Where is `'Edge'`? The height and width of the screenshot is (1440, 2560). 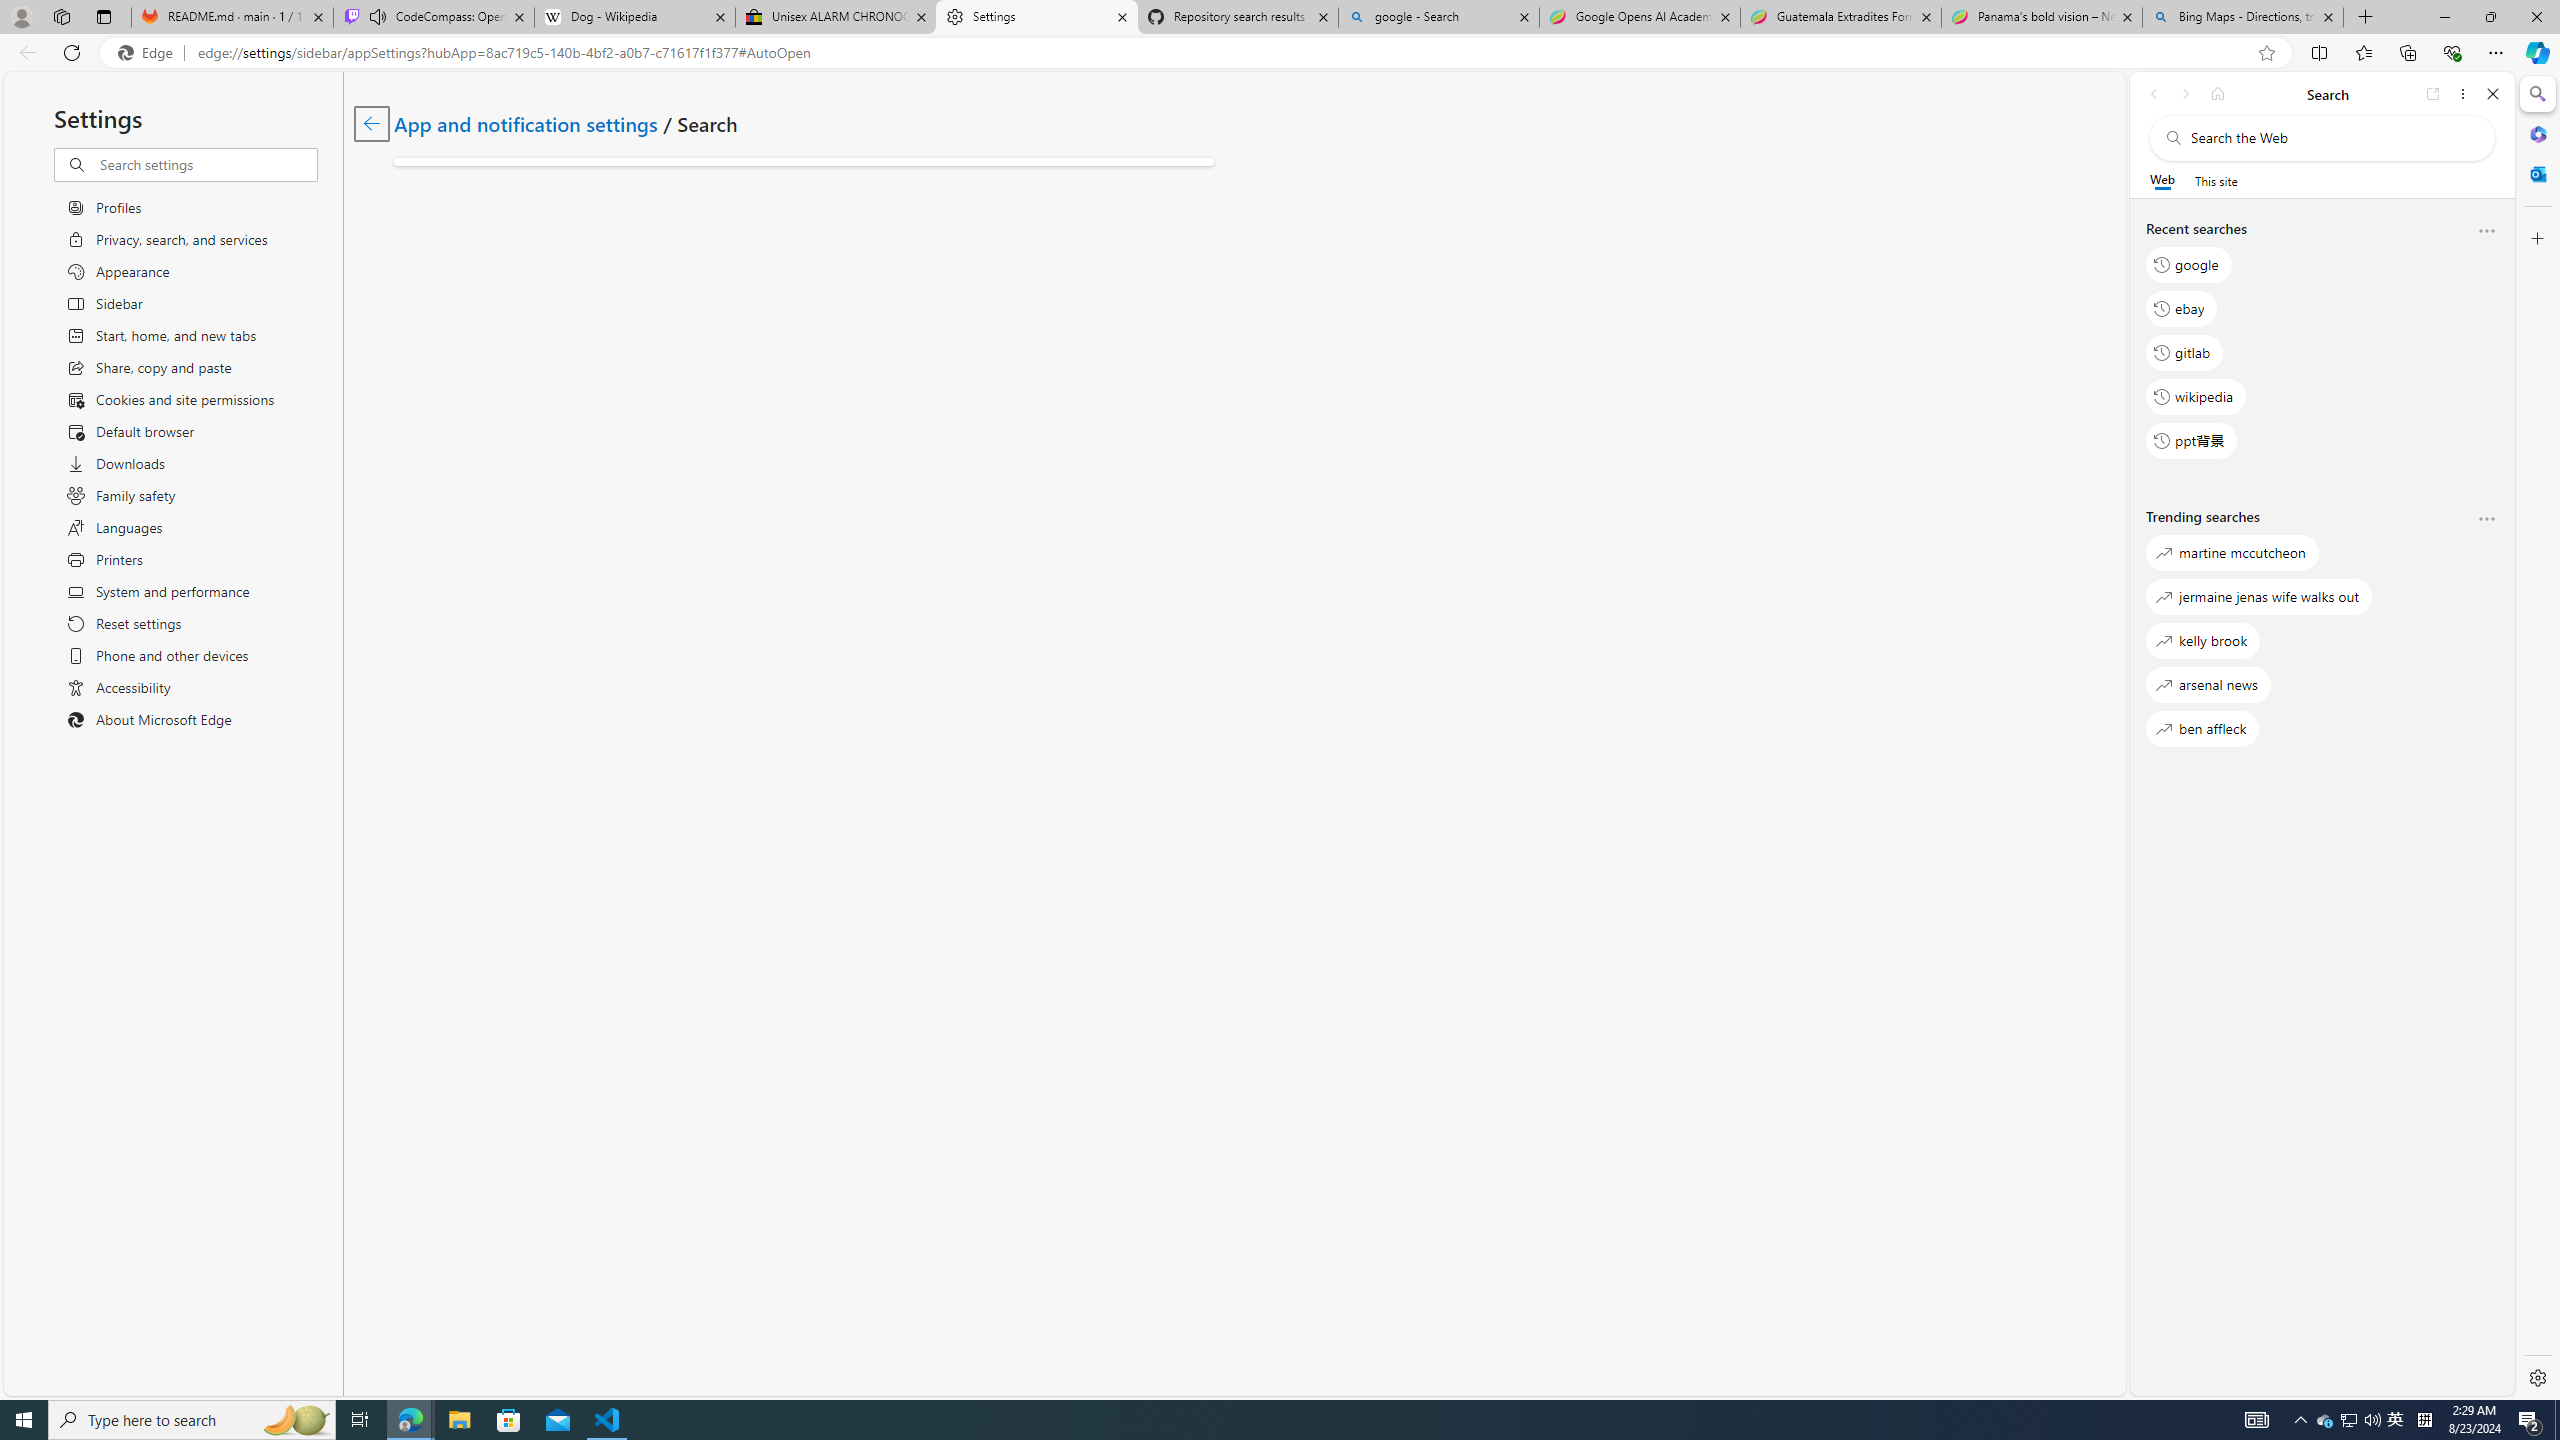 'Edge' is located at coordinates (148, 53).